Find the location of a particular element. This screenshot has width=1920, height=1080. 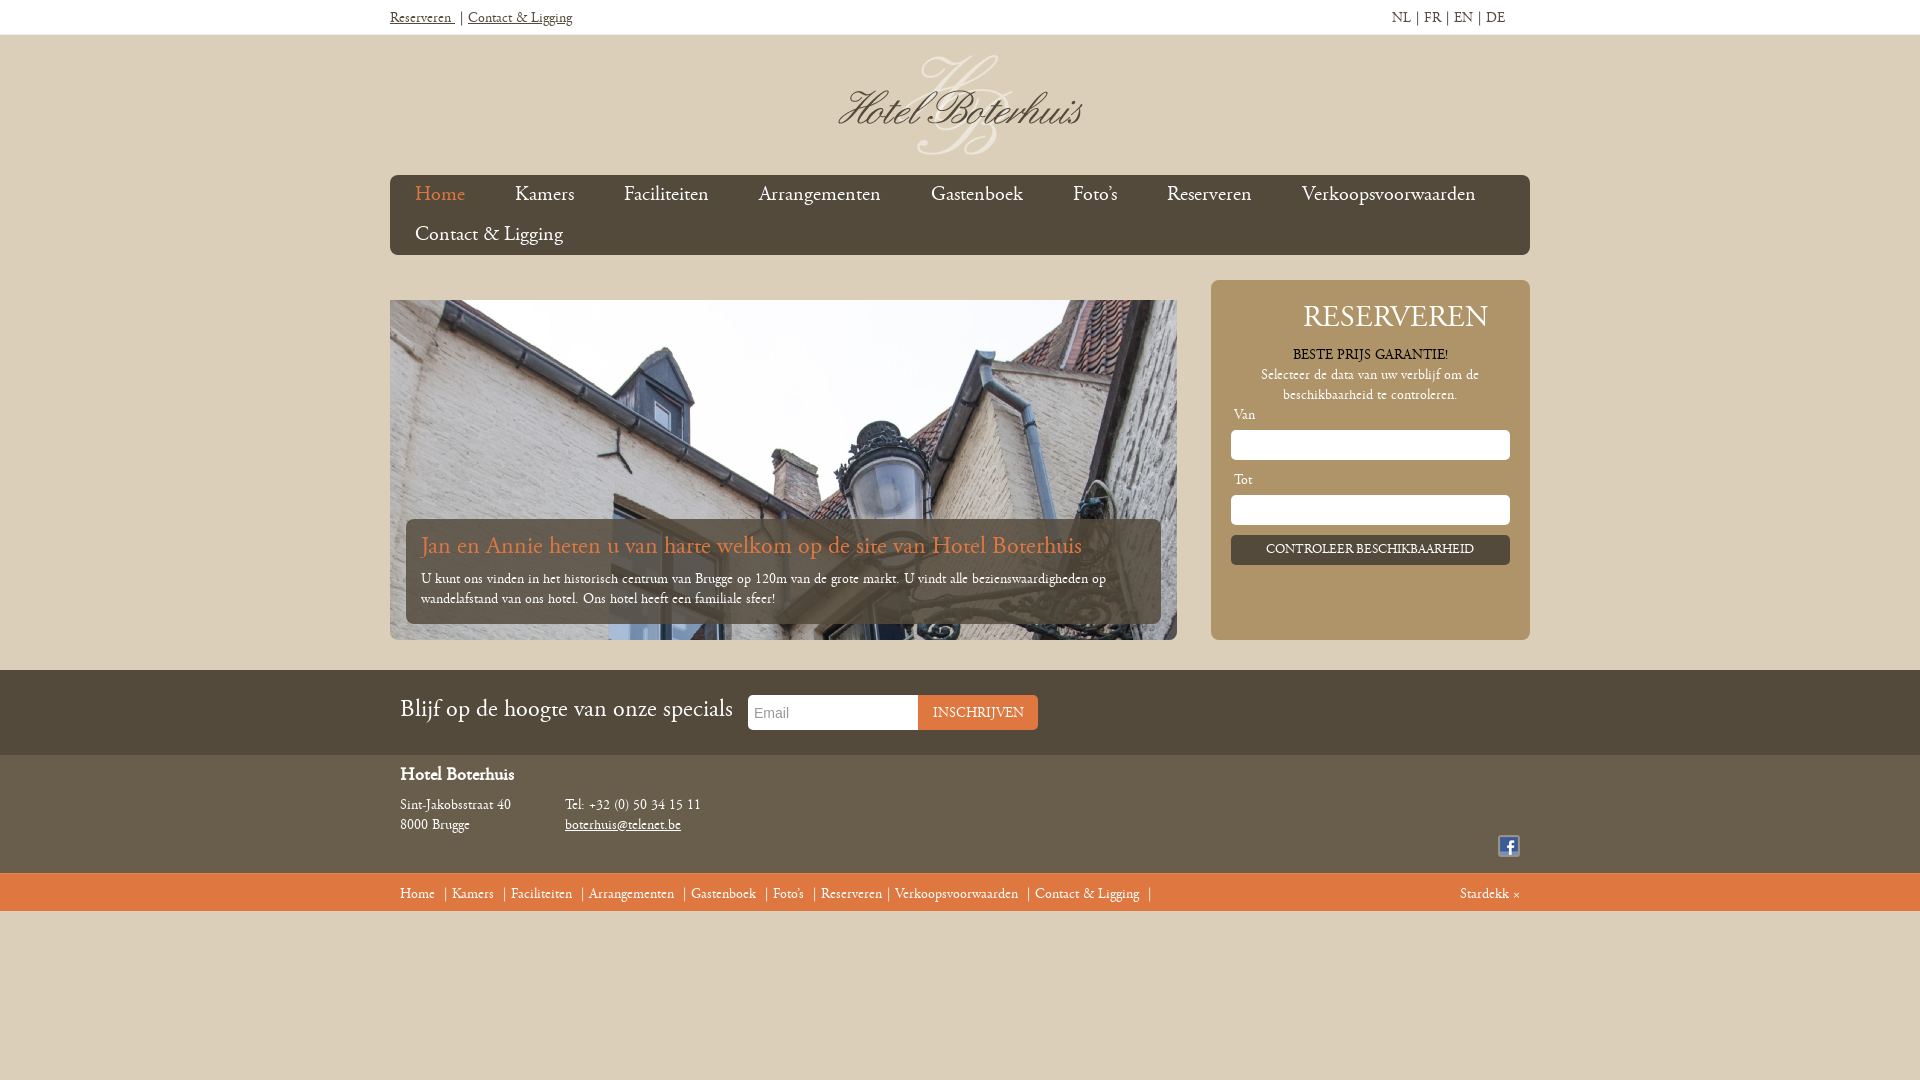

'DE' is located at coordinates (1495, 18).